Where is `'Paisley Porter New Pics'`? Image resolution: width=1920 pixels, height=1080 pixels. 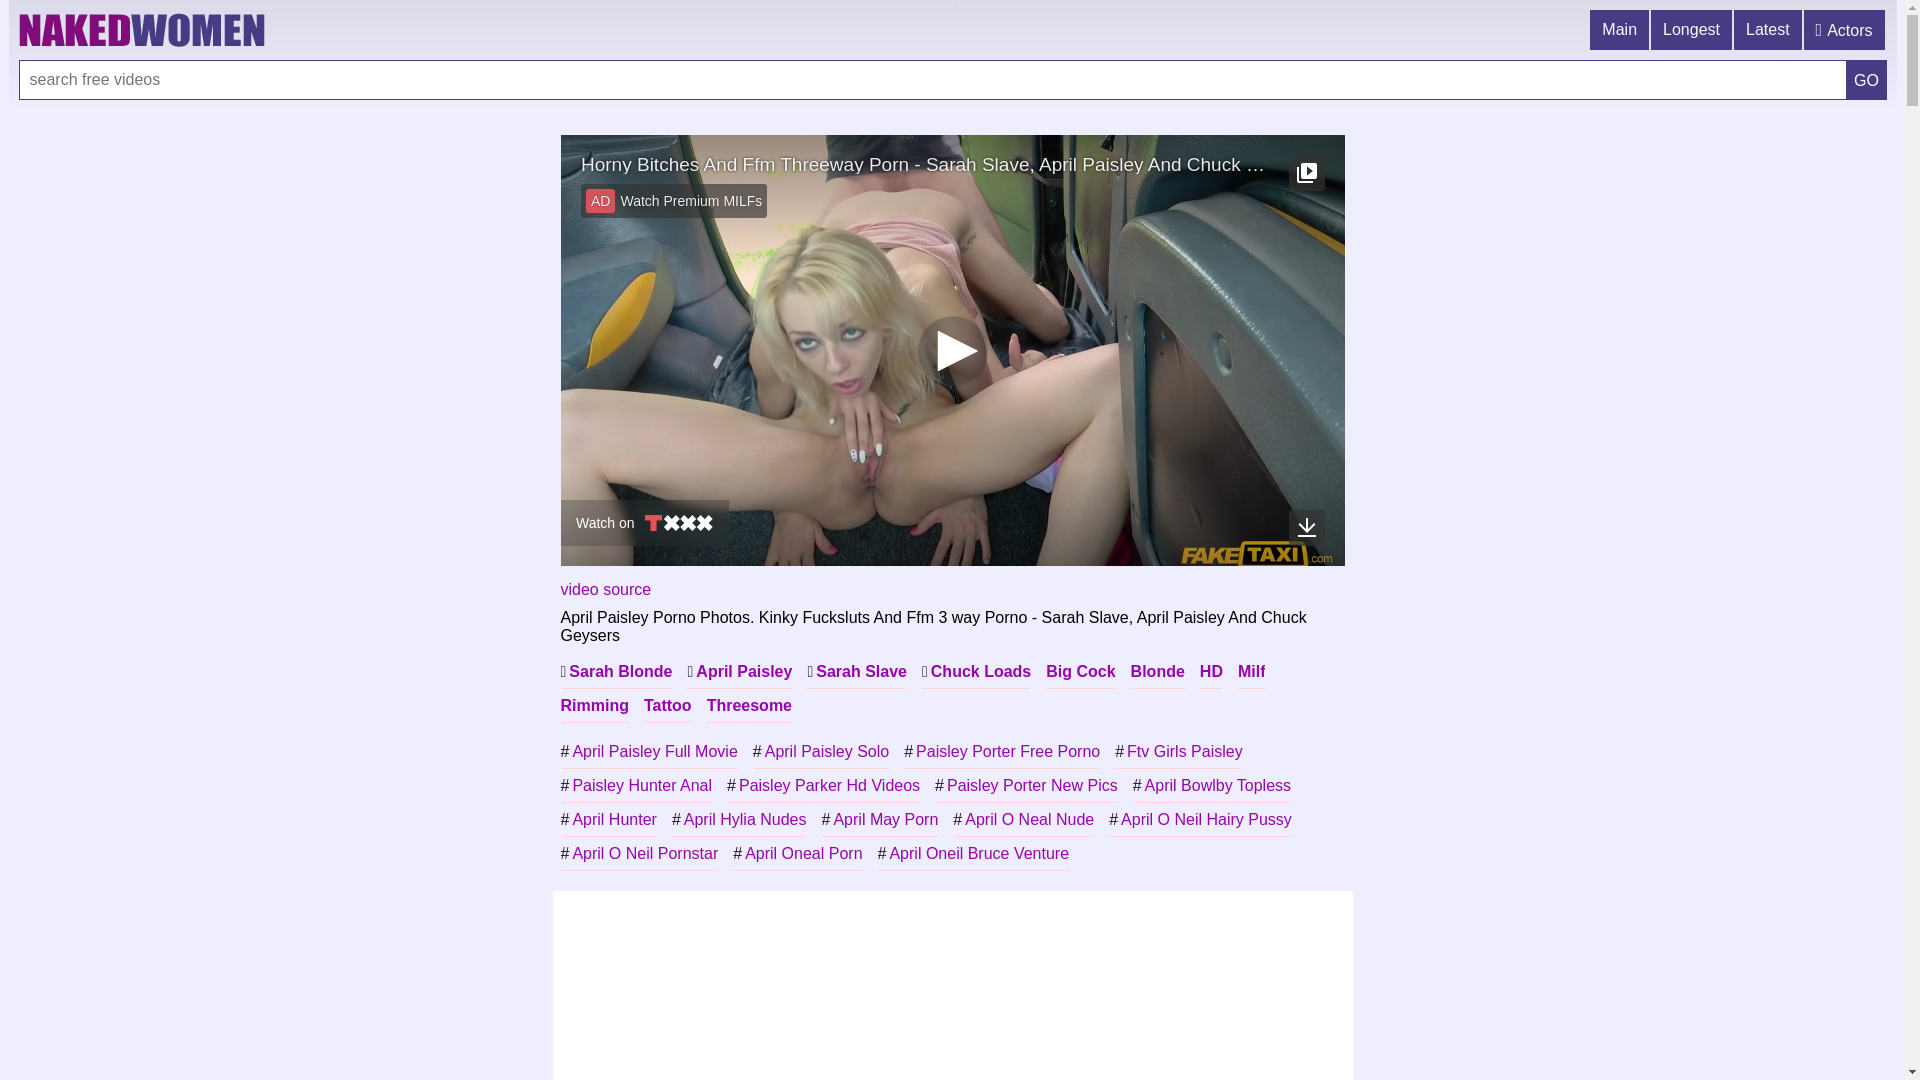
'Paisley Porter New Pics' is located at coordinates (1026, 785).